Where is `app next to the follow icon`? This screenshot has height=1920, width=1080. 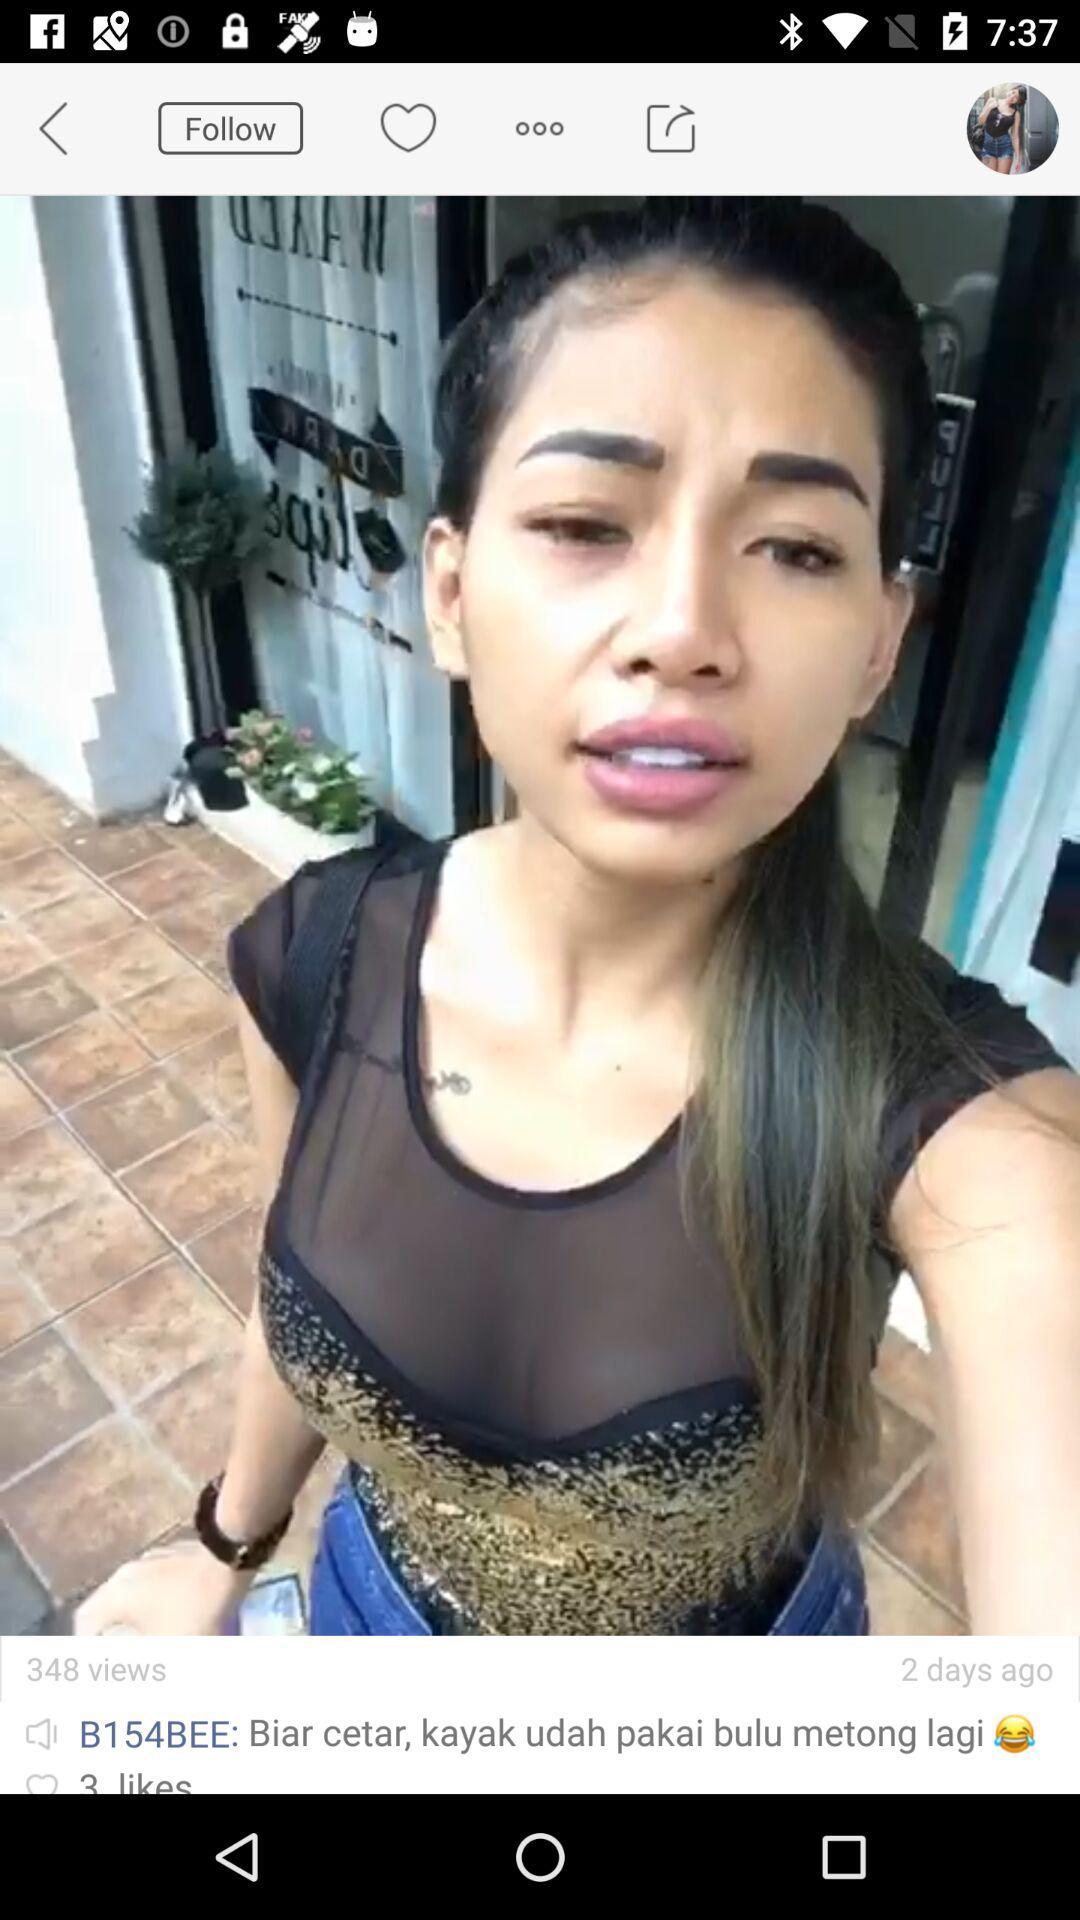 app next to the follow icon is located at coordinates (64, 127).